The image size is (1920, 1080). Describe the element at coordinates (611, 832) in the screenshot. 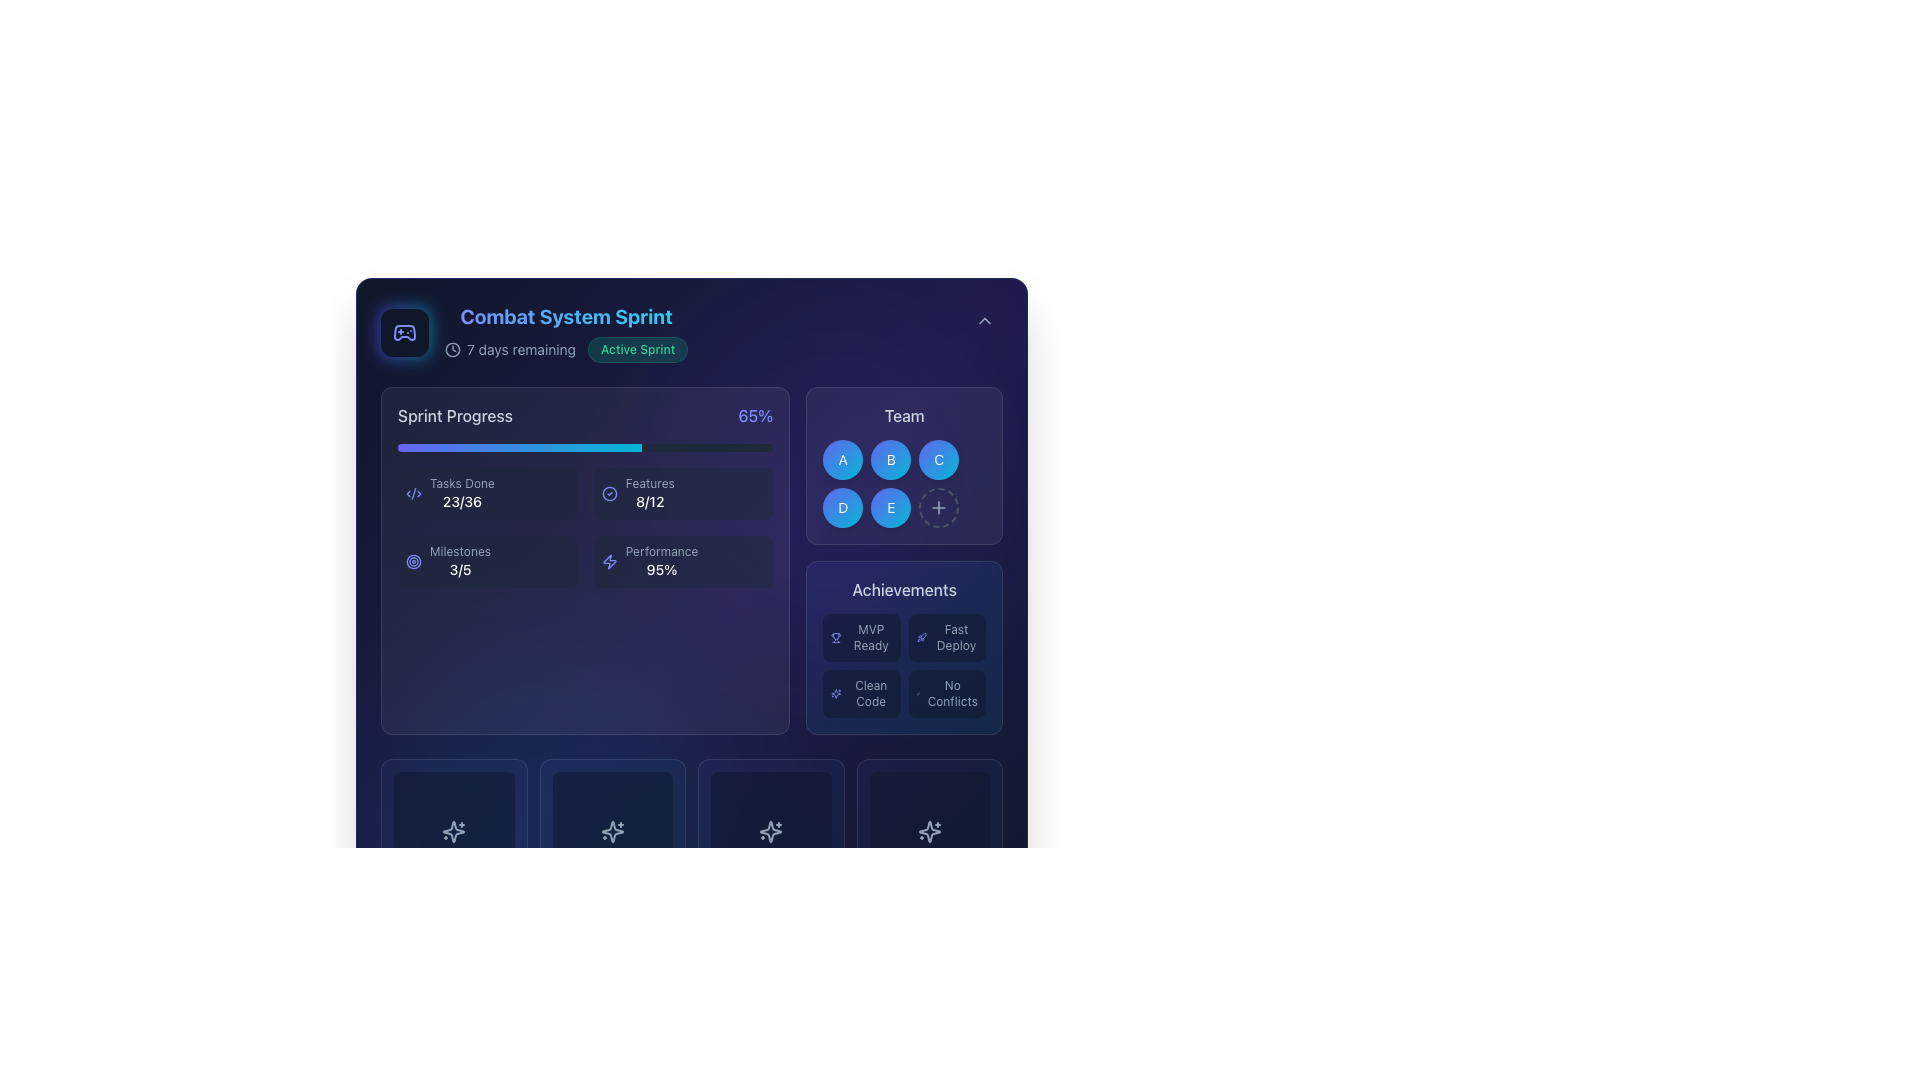

I see `to select or activate the square grid cell with an icon located in the second column of the last row beneath the 'Sprint Progress' section` at that location.